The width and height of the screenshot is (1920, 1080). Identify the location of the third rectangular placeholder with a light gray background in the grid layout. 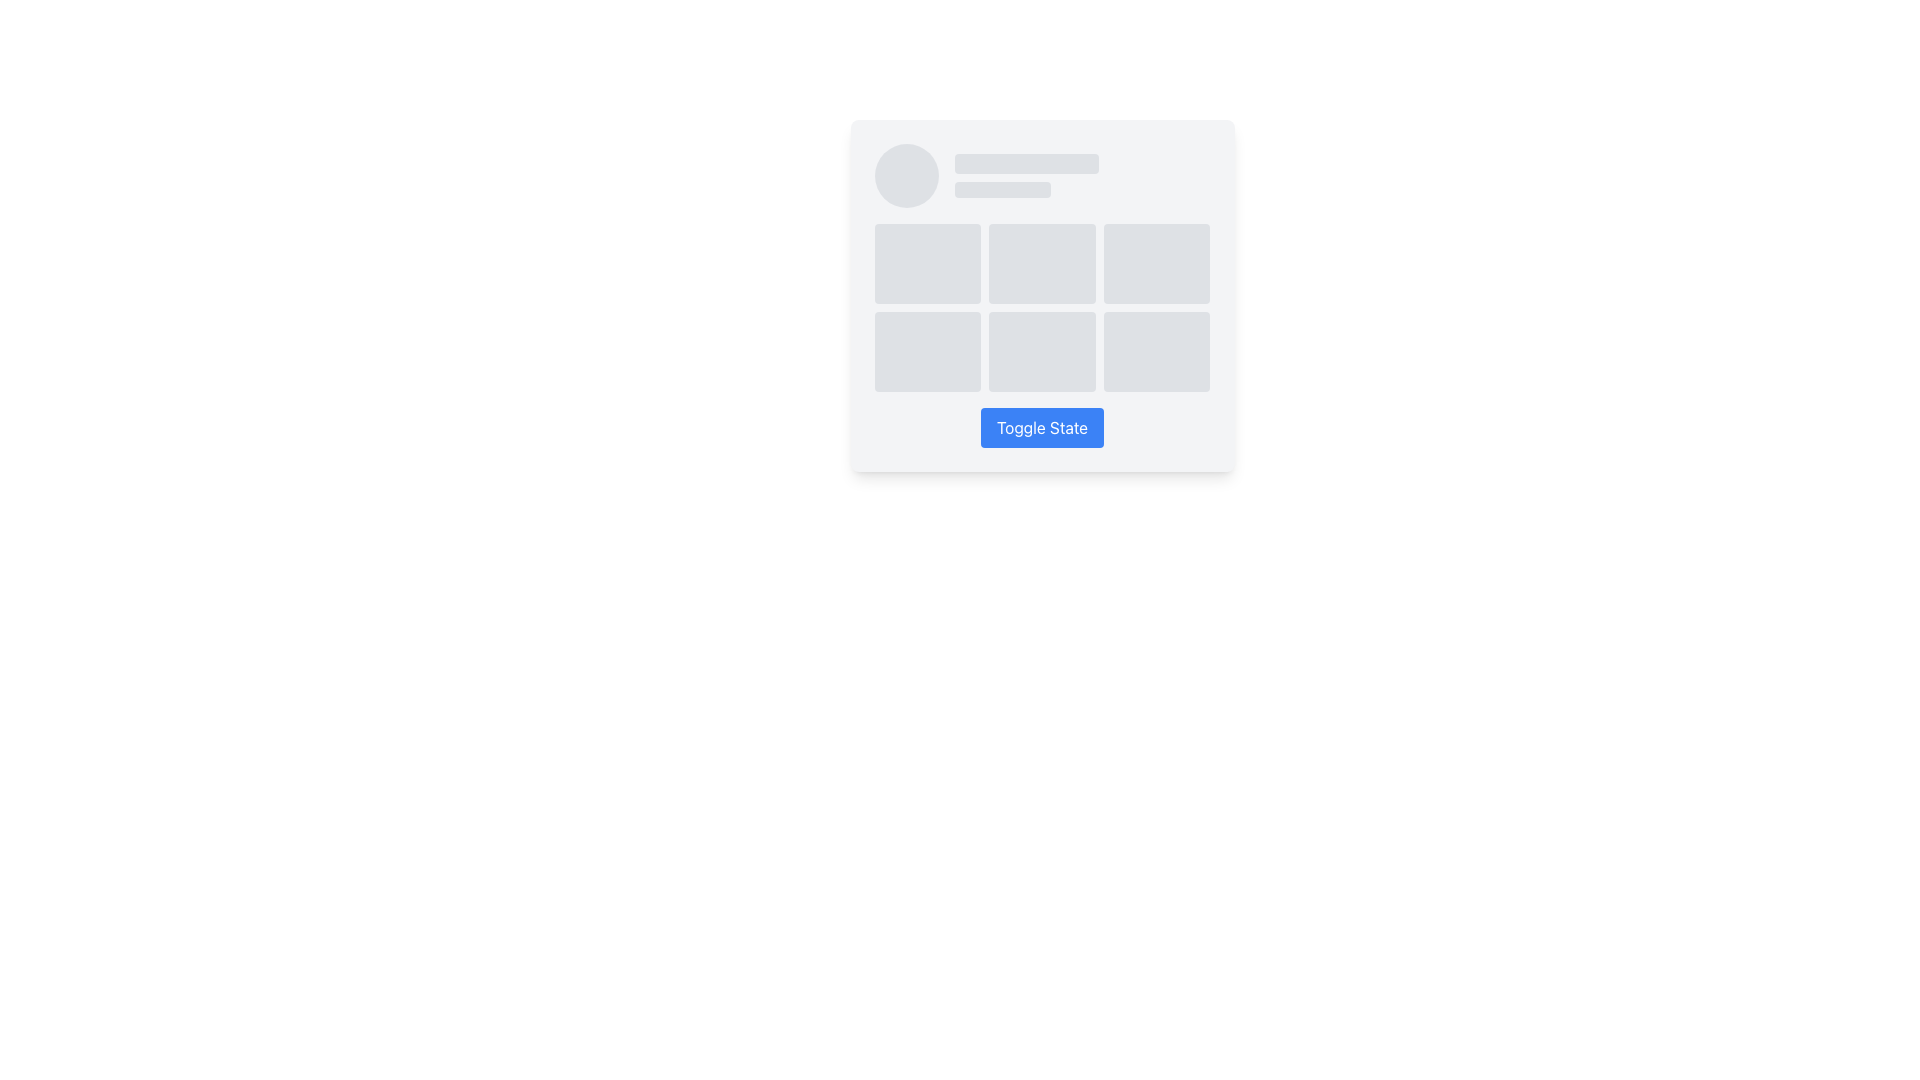
(1157, 262).